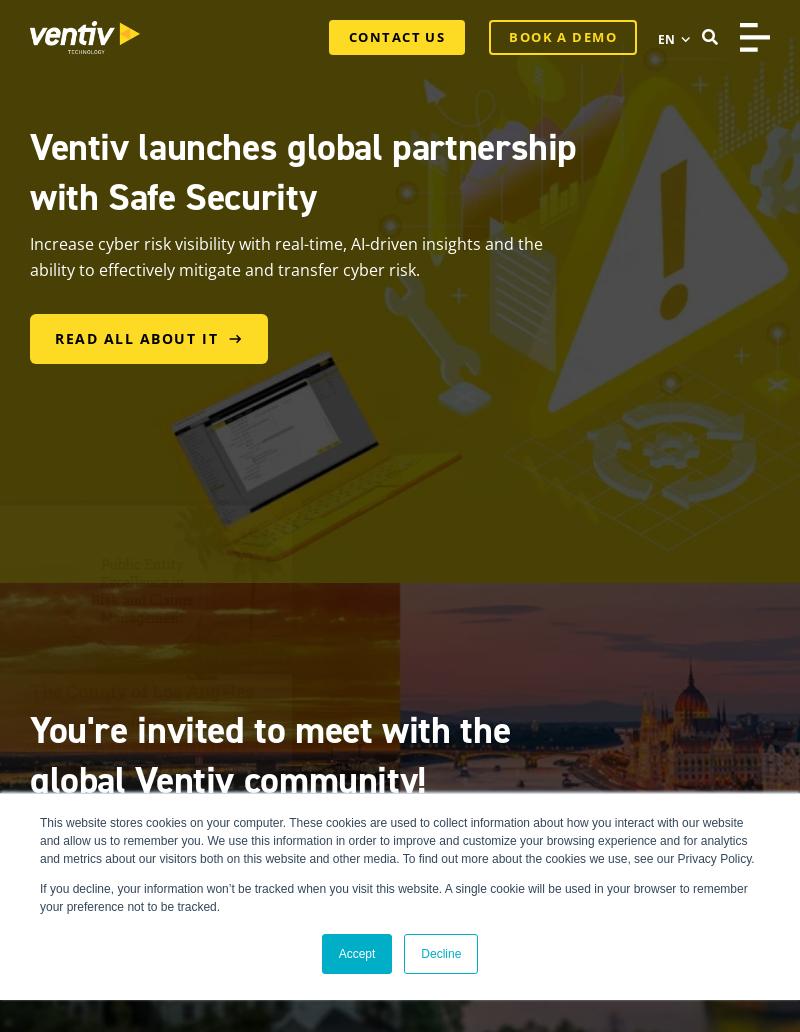 The image size is (800, 1032). Describe the element at coordinates (302, 171) in the screenshot. I see `'Ventiv launches global partnership with Safe Security'` at that location.